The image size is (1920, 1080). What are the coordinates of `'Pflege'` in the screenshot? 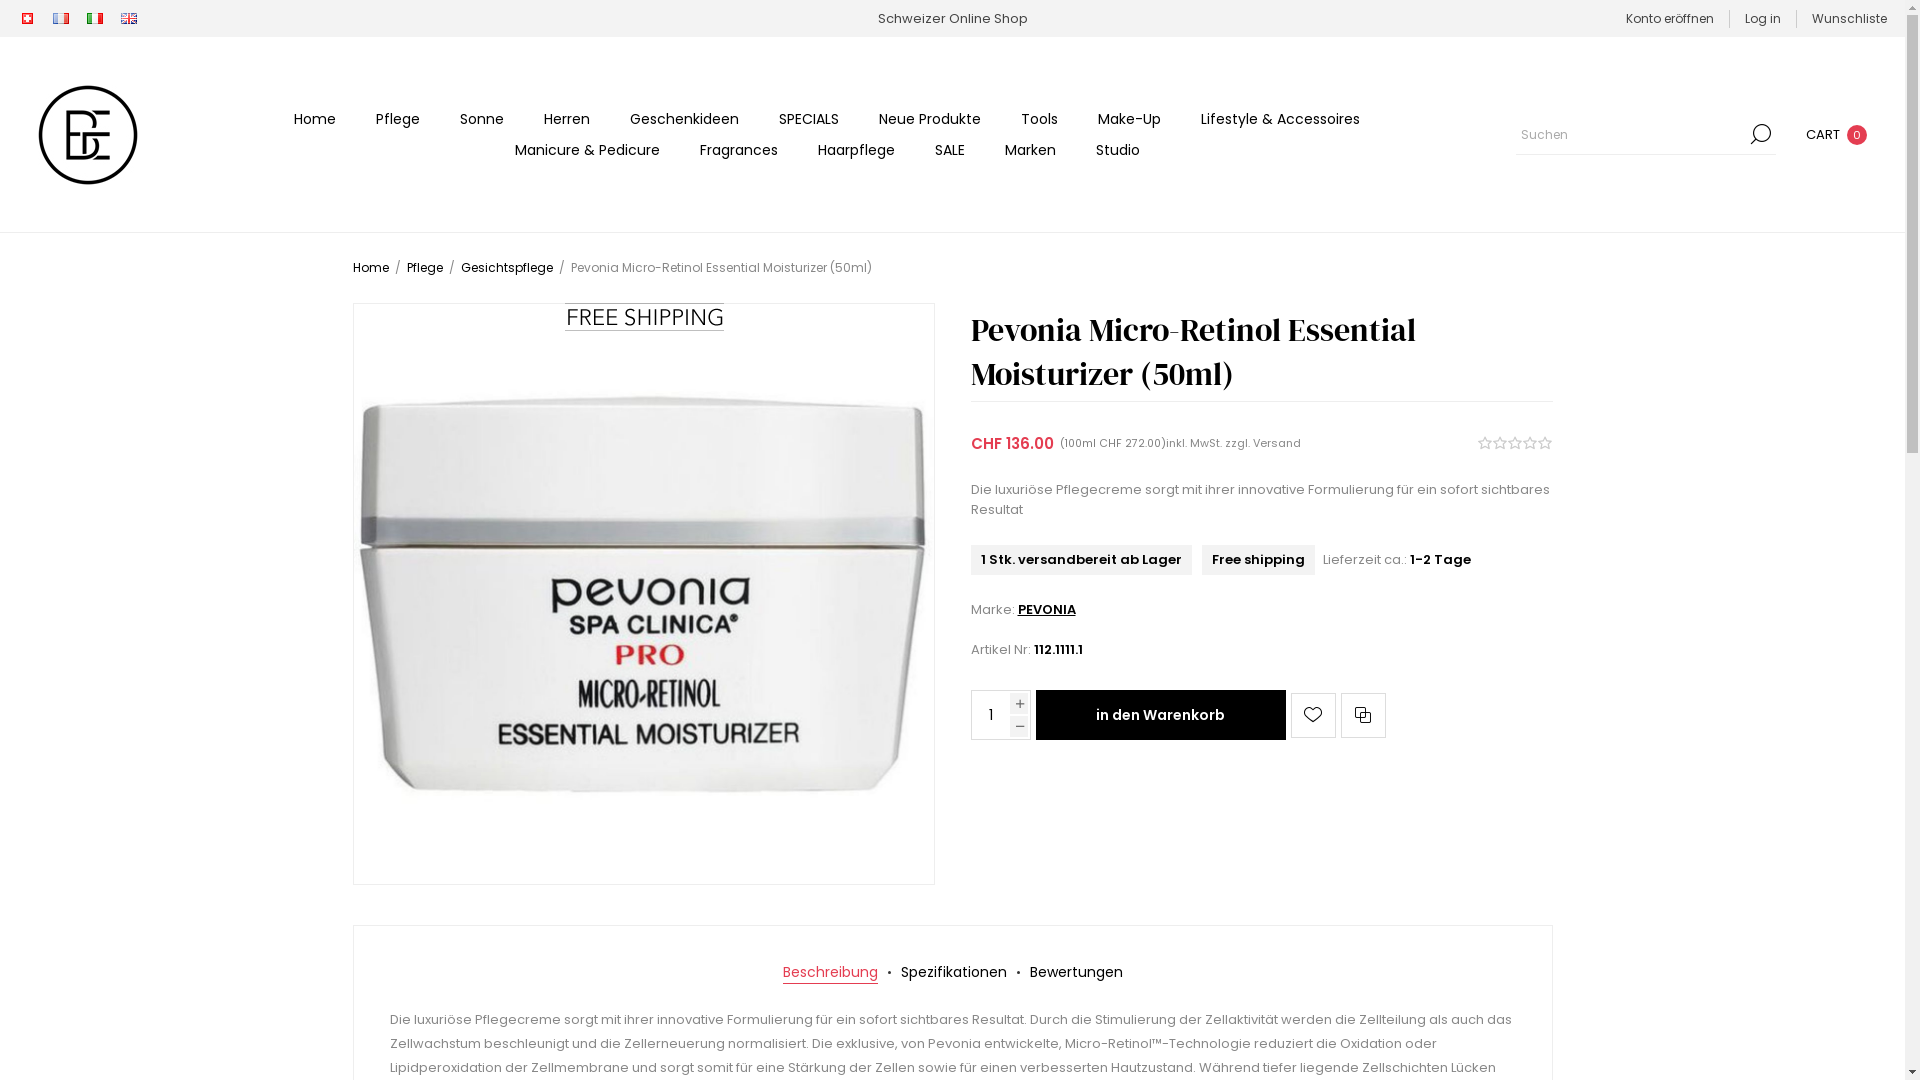 It's located at (405, 266).